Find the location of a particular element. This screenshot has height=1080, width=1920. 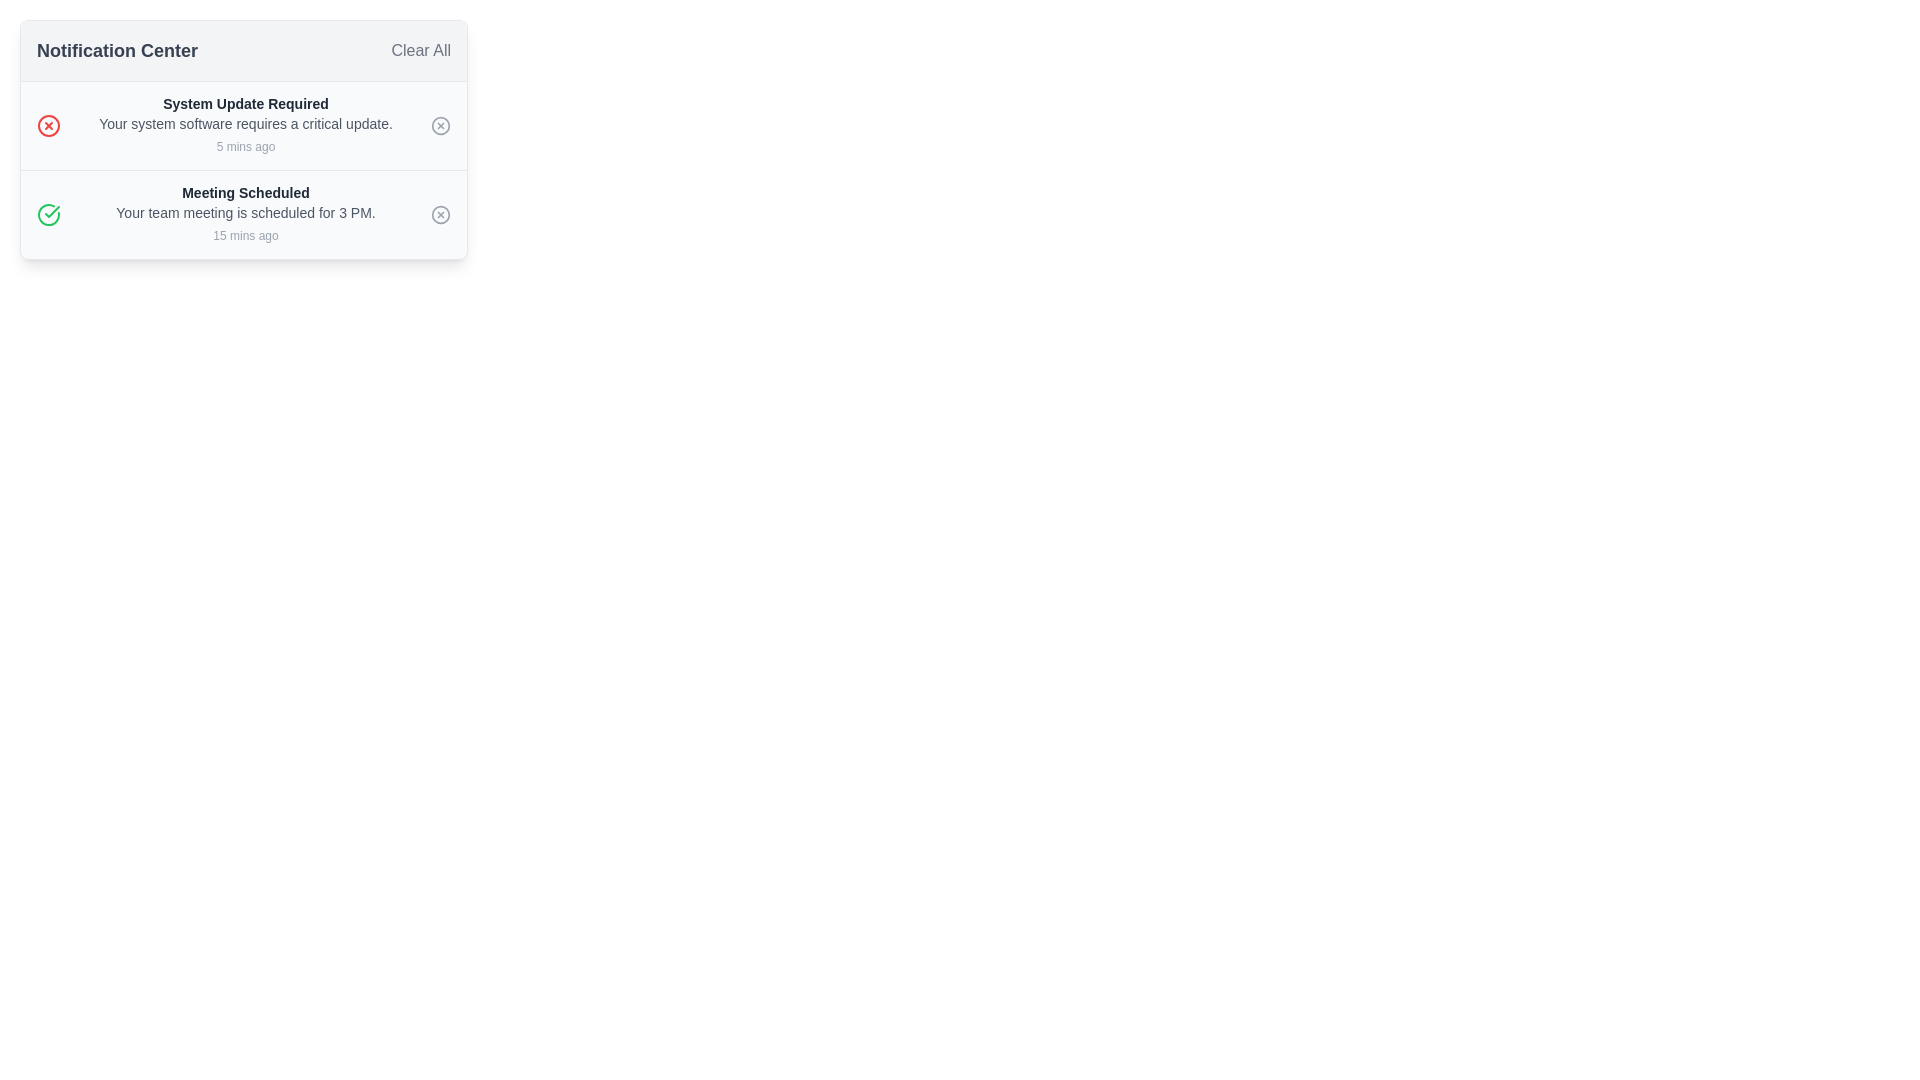

the dismiss button located at the far-right of the notification entry for 'System Update Required' is located at coordinates (440, 126).